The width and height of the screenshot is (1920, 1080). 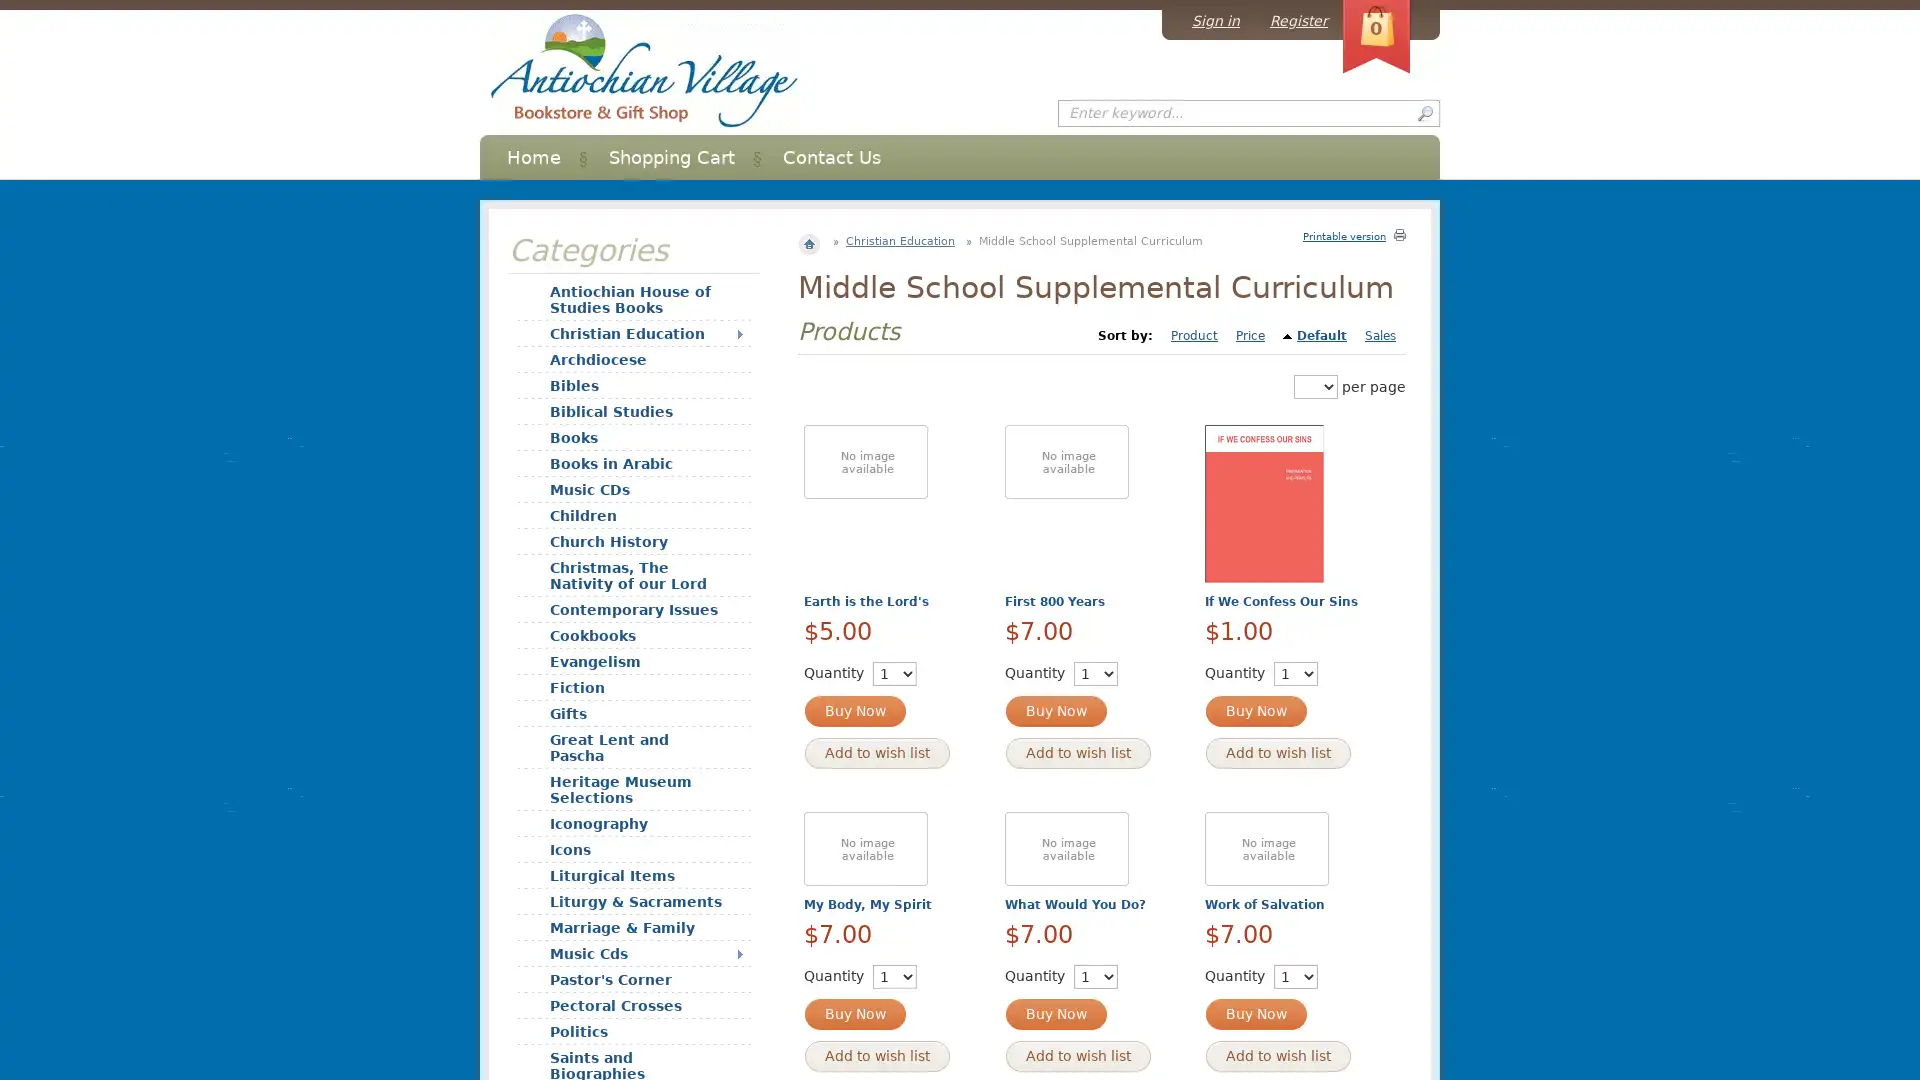 I want to click on Add to wish list, so click(x=1277, y=753).